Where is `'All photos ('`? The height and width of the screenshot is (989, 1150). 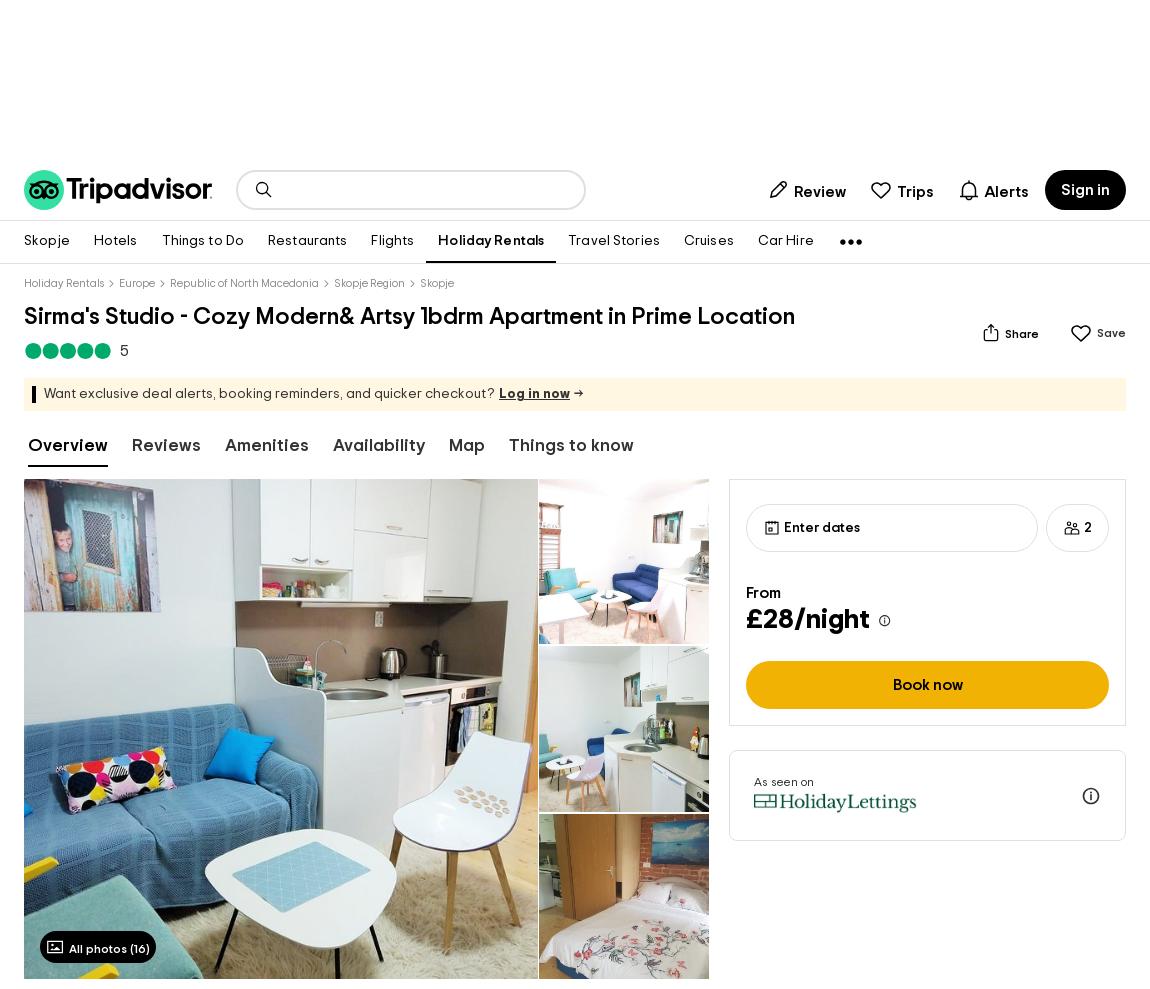 'All photos (' is located at coordinates (100, 947).